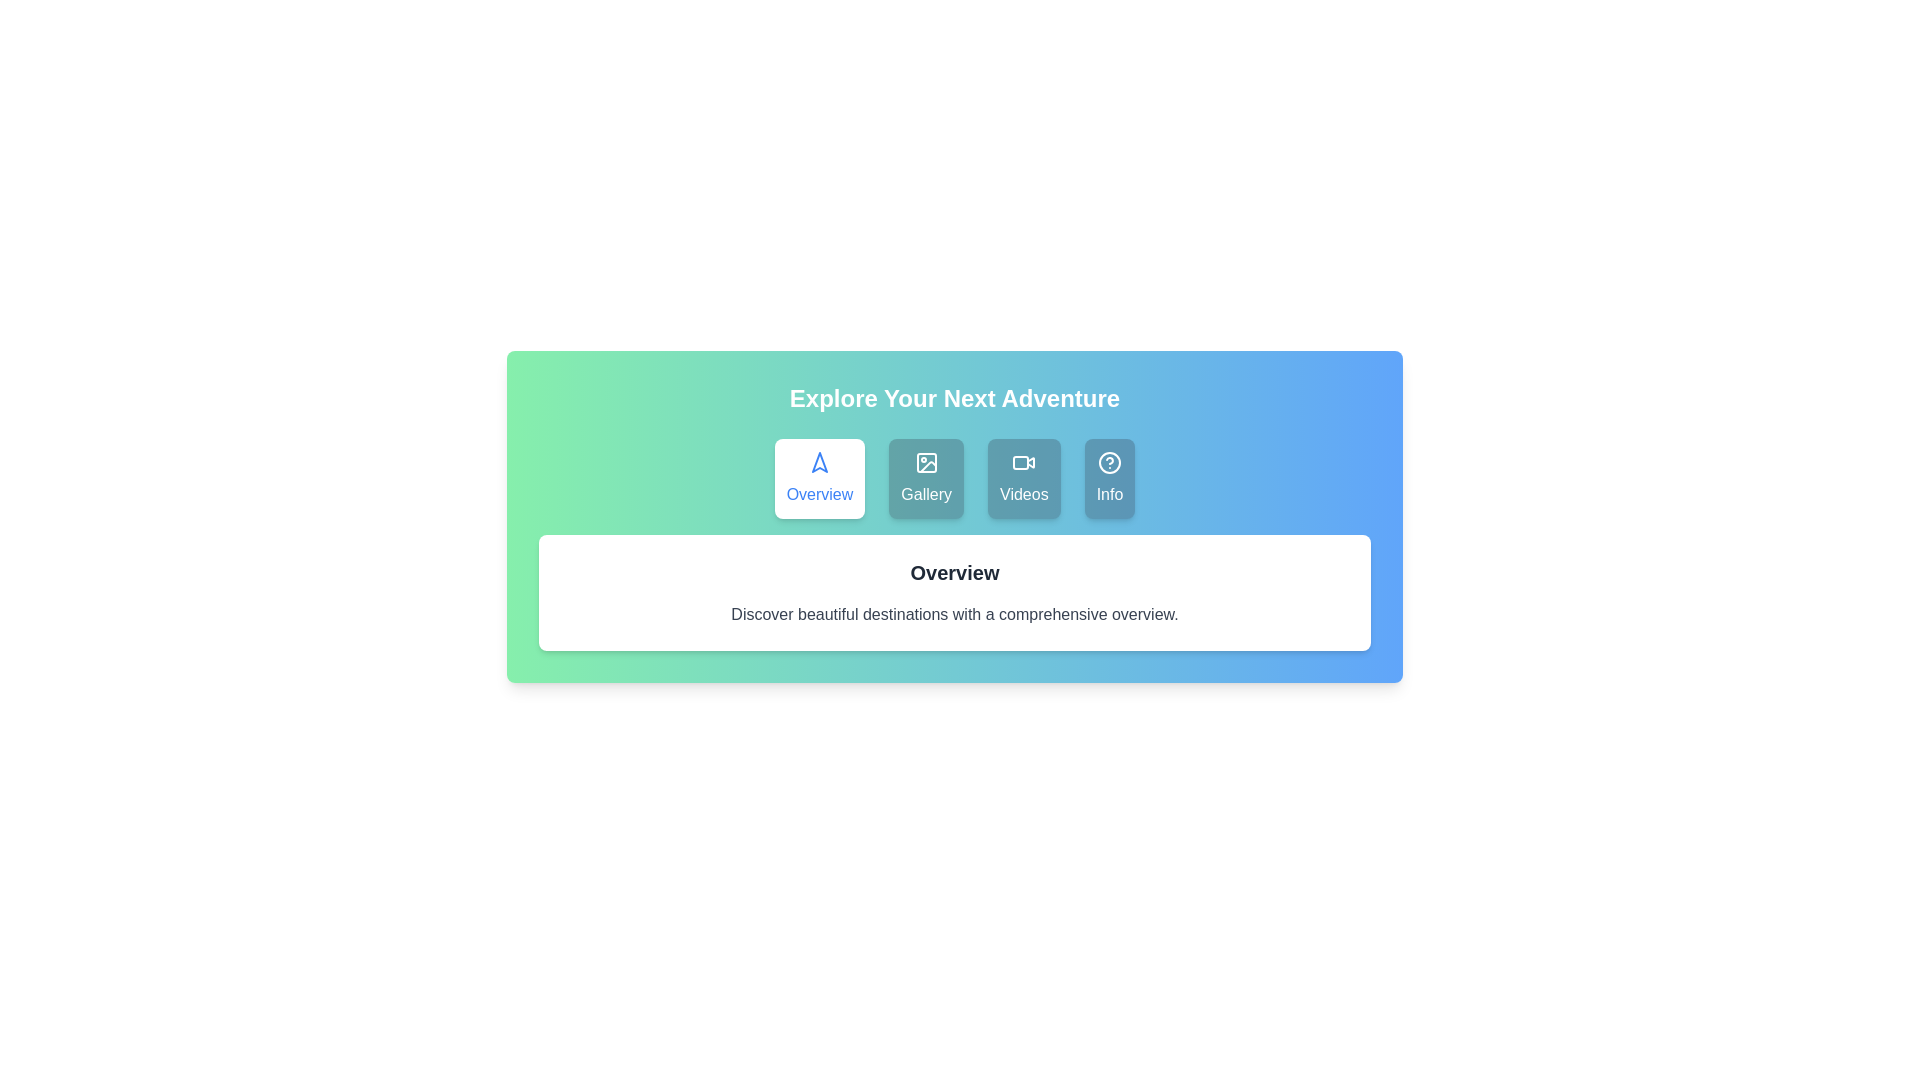  I want to click on the tab labeled Info by clicking on it, so click(1108, 478).